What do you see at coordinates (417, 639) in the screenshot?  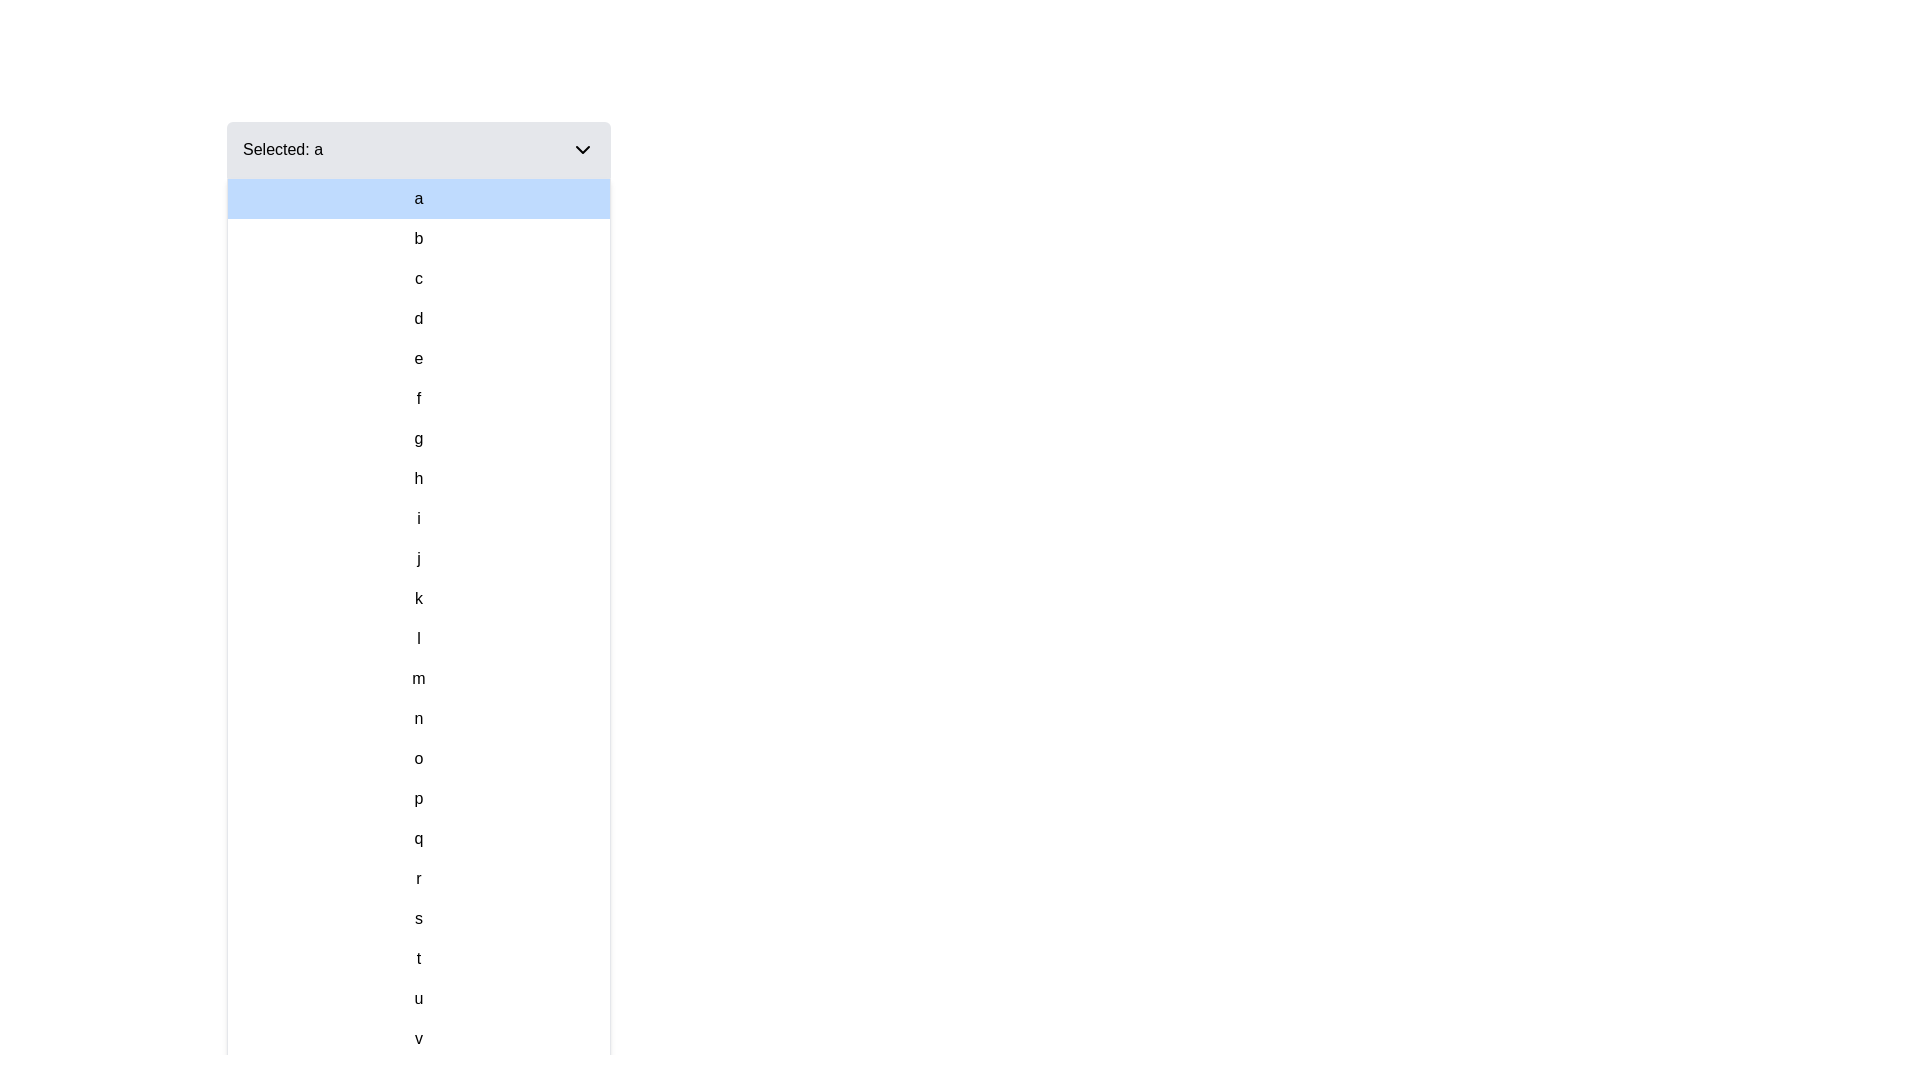 I see `the 12th item in the vertically oriented list that serves as a selectable option for navigation or selection purposes` at bounding box center [417, 639].